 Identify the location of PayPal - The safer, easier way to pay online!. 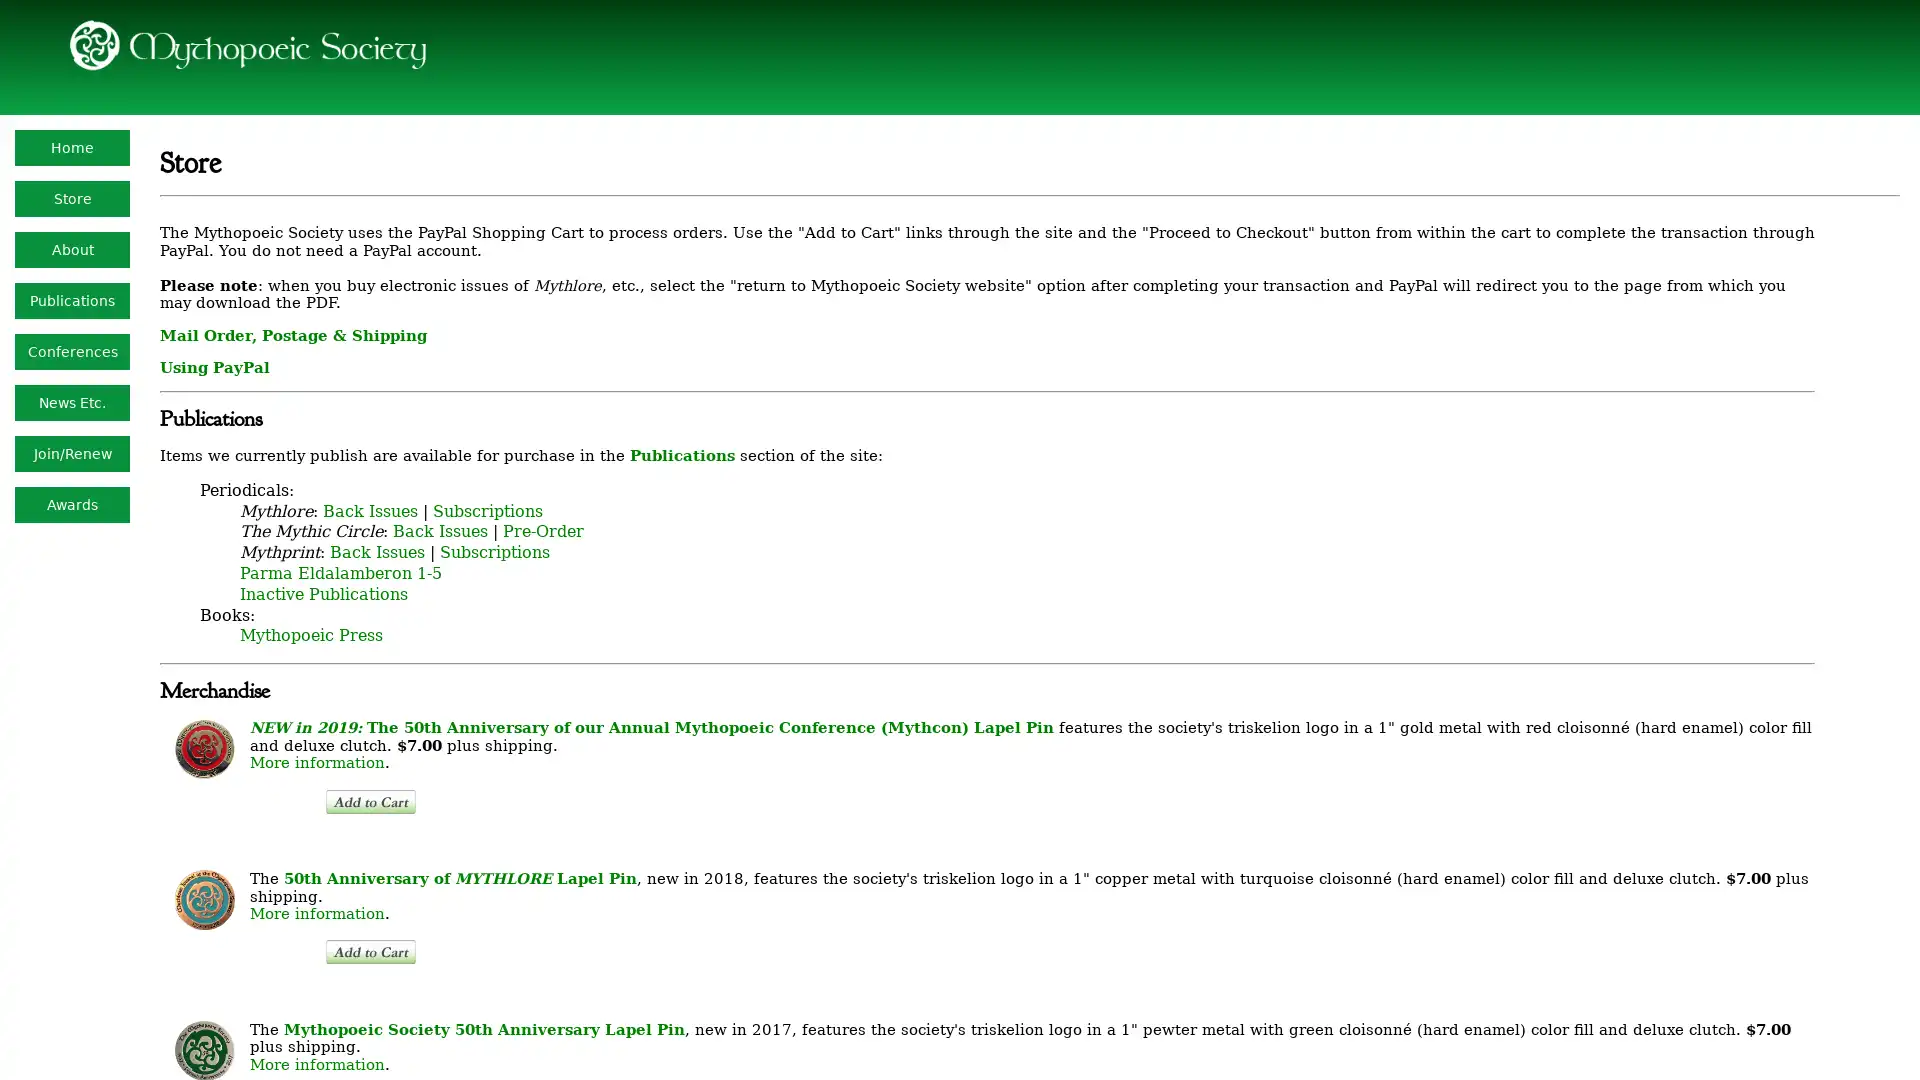
(369, 951).